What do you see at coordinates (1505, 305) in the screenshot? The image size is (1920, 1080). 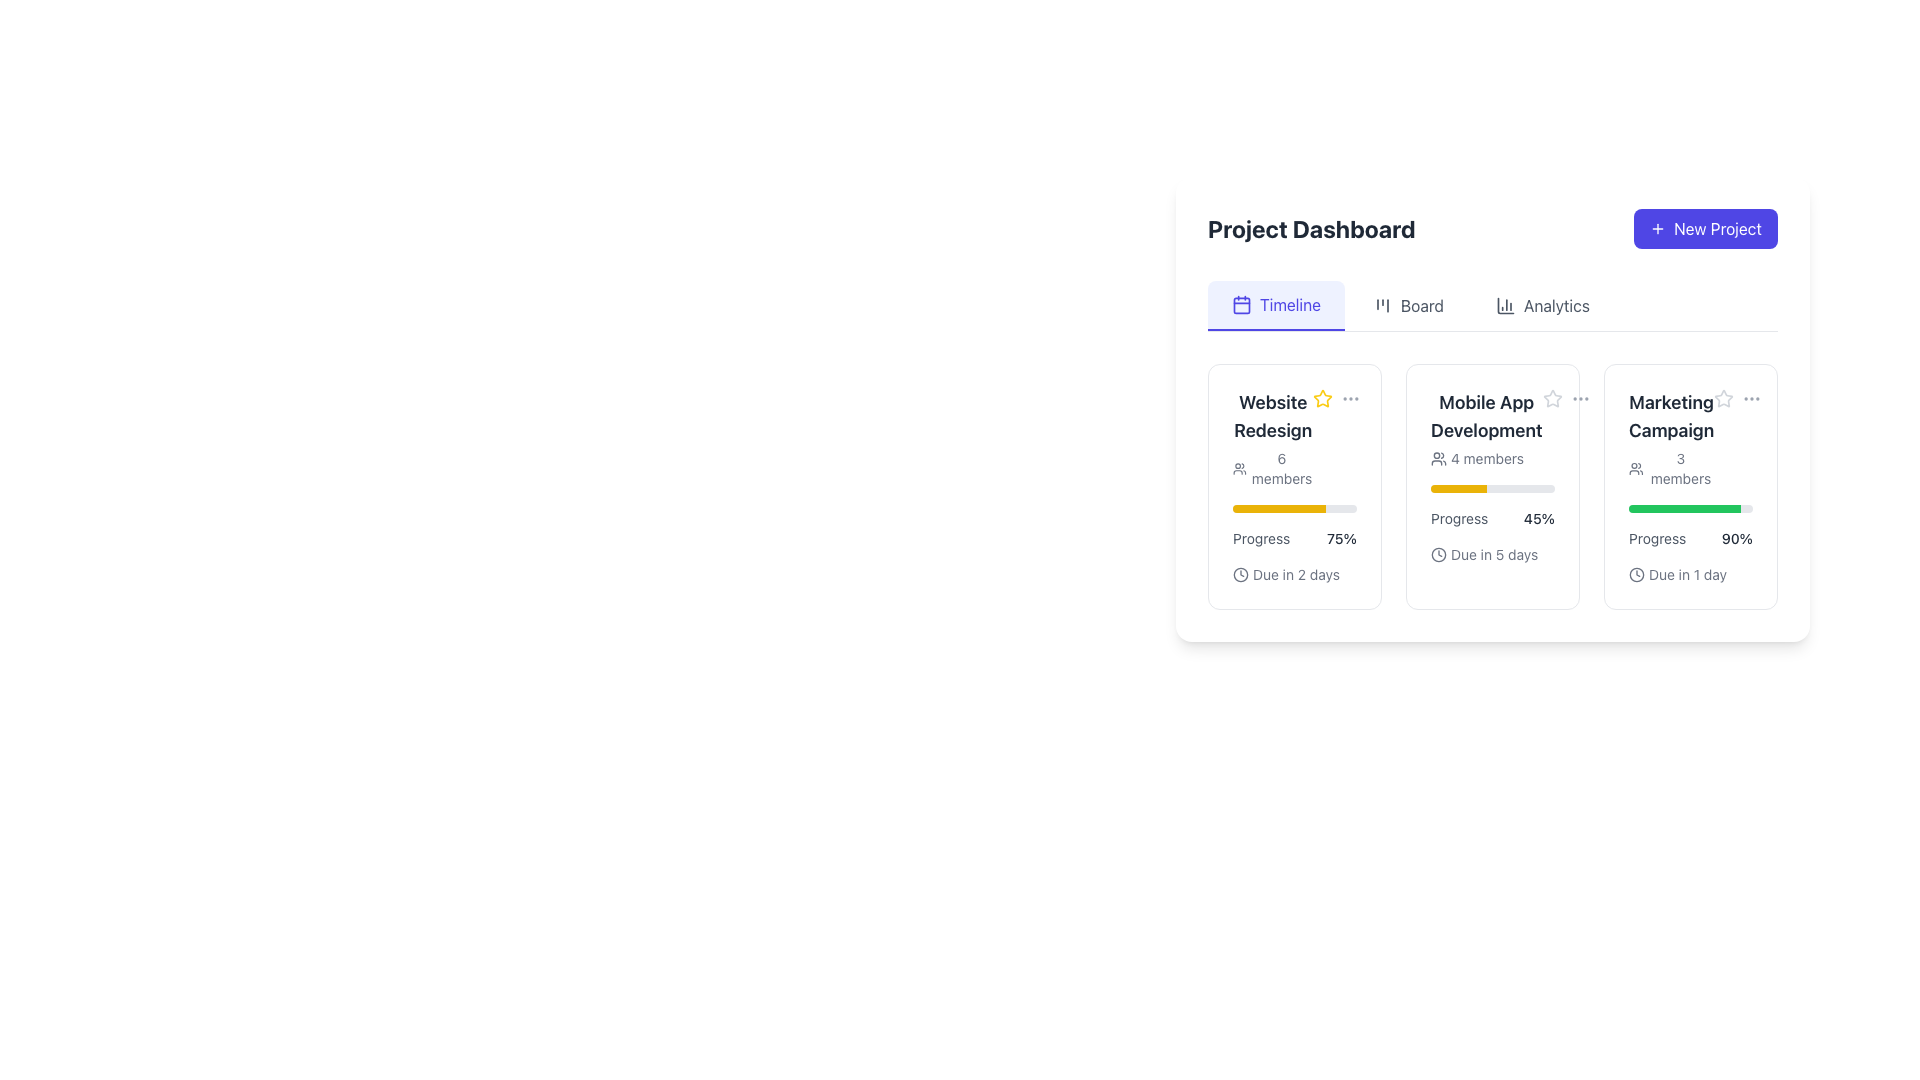 I see `the column chart icon located in the navigation menu, which is styled with thin black stroke lines and is situated to the left of the 'Analytics' label` at bounding box center [1505, 305].